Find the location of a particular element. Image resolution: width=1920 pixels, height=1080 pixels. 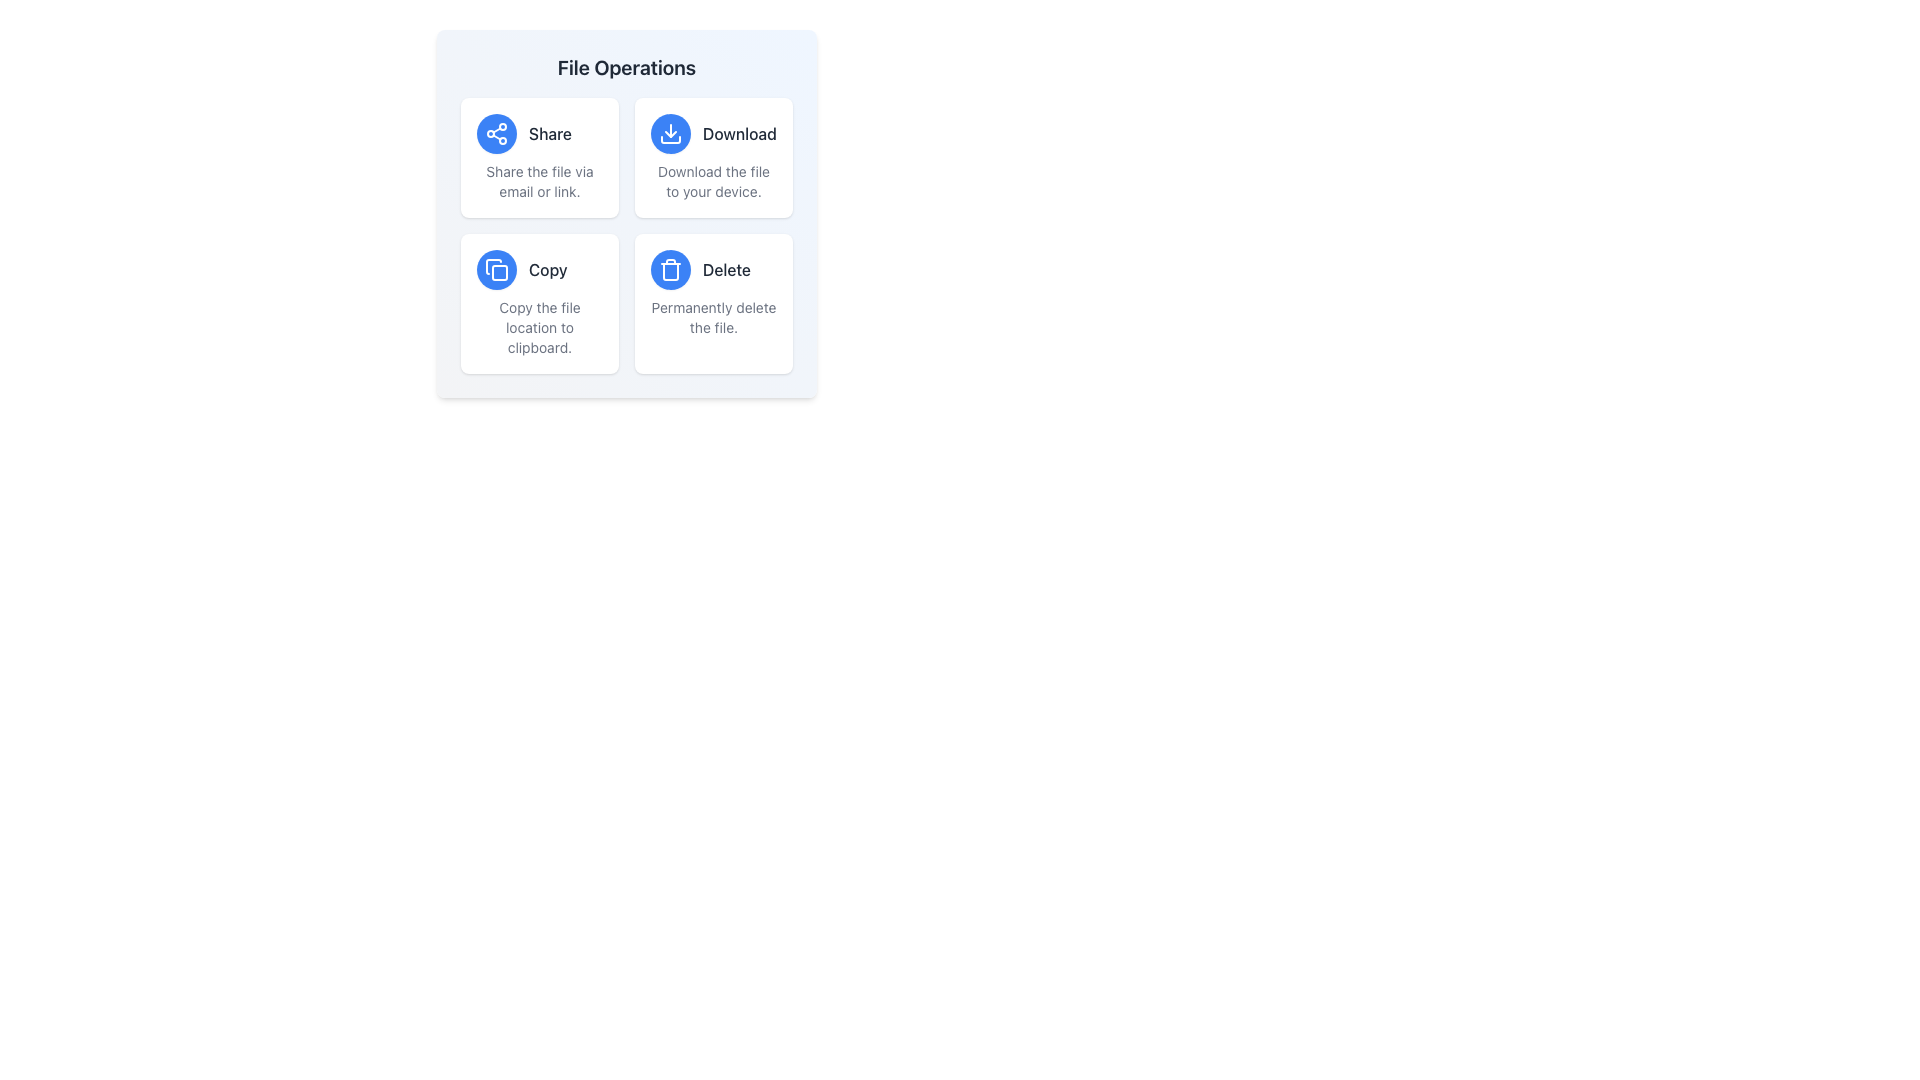

the download button, which is the second item in a 2x2 grid layout positioned in the top-right corner, to initiate the download action is located at coordinates (714, 157).